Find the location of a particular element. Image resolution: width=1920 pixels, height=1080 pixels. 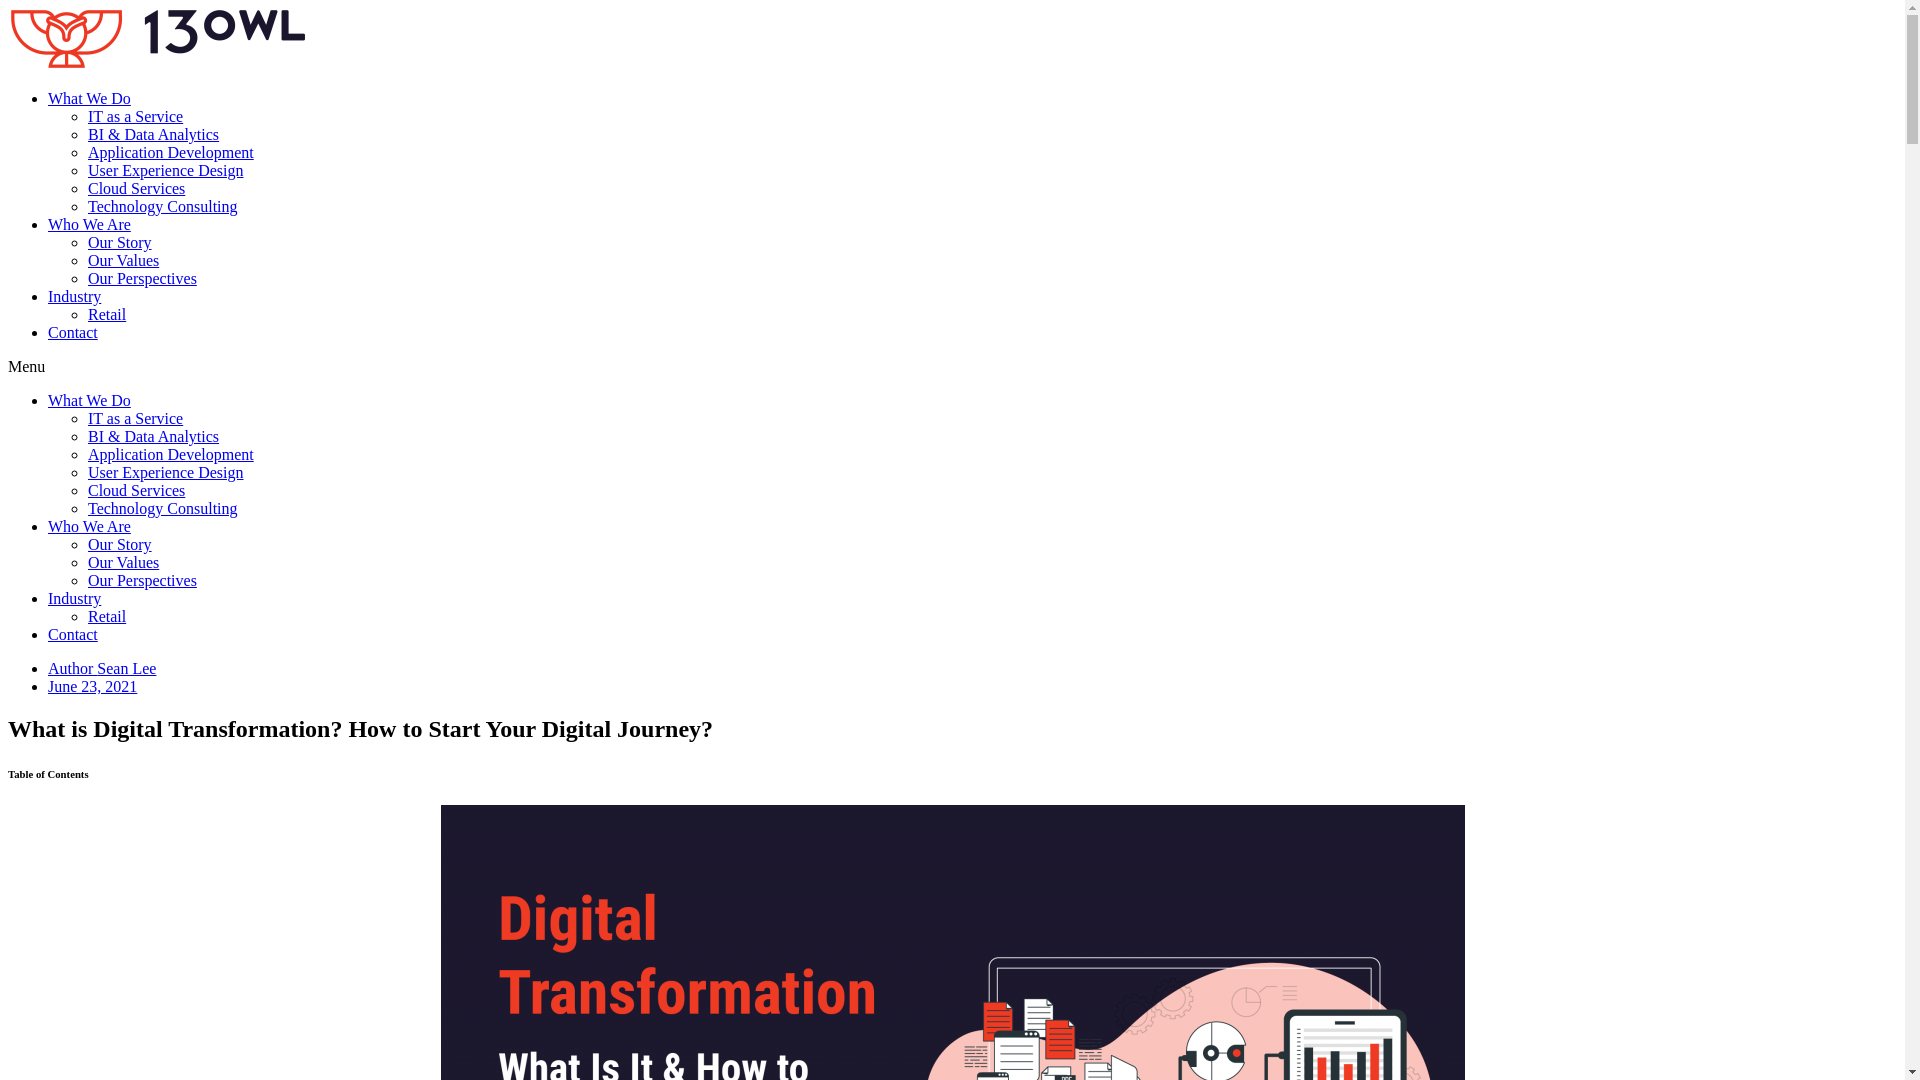

'Our Values' is located at coordinates (86, 562).